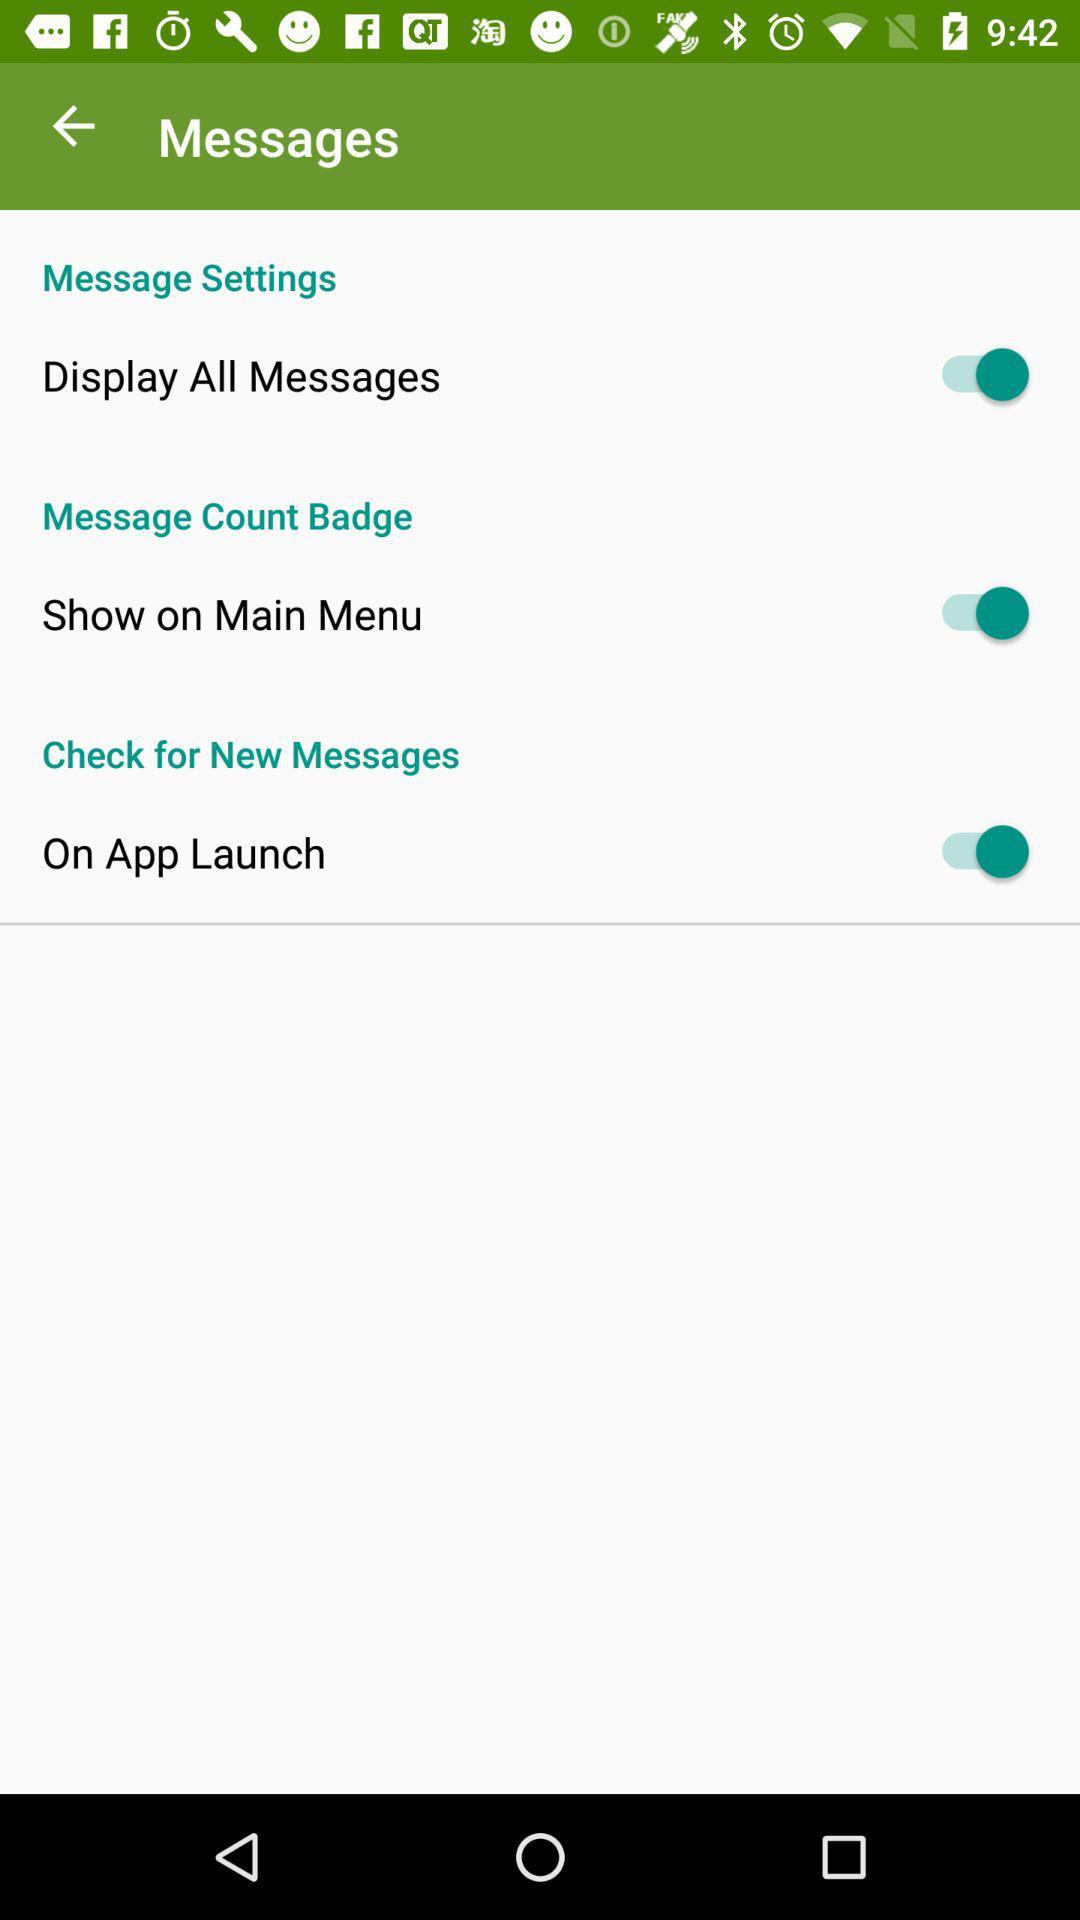 This screenshot has height=1920, width=1080. What do you see at coordinates (72, 130) in the screenshot?
I see `icon to the left of the messages item` at bounding box center [72, 130].